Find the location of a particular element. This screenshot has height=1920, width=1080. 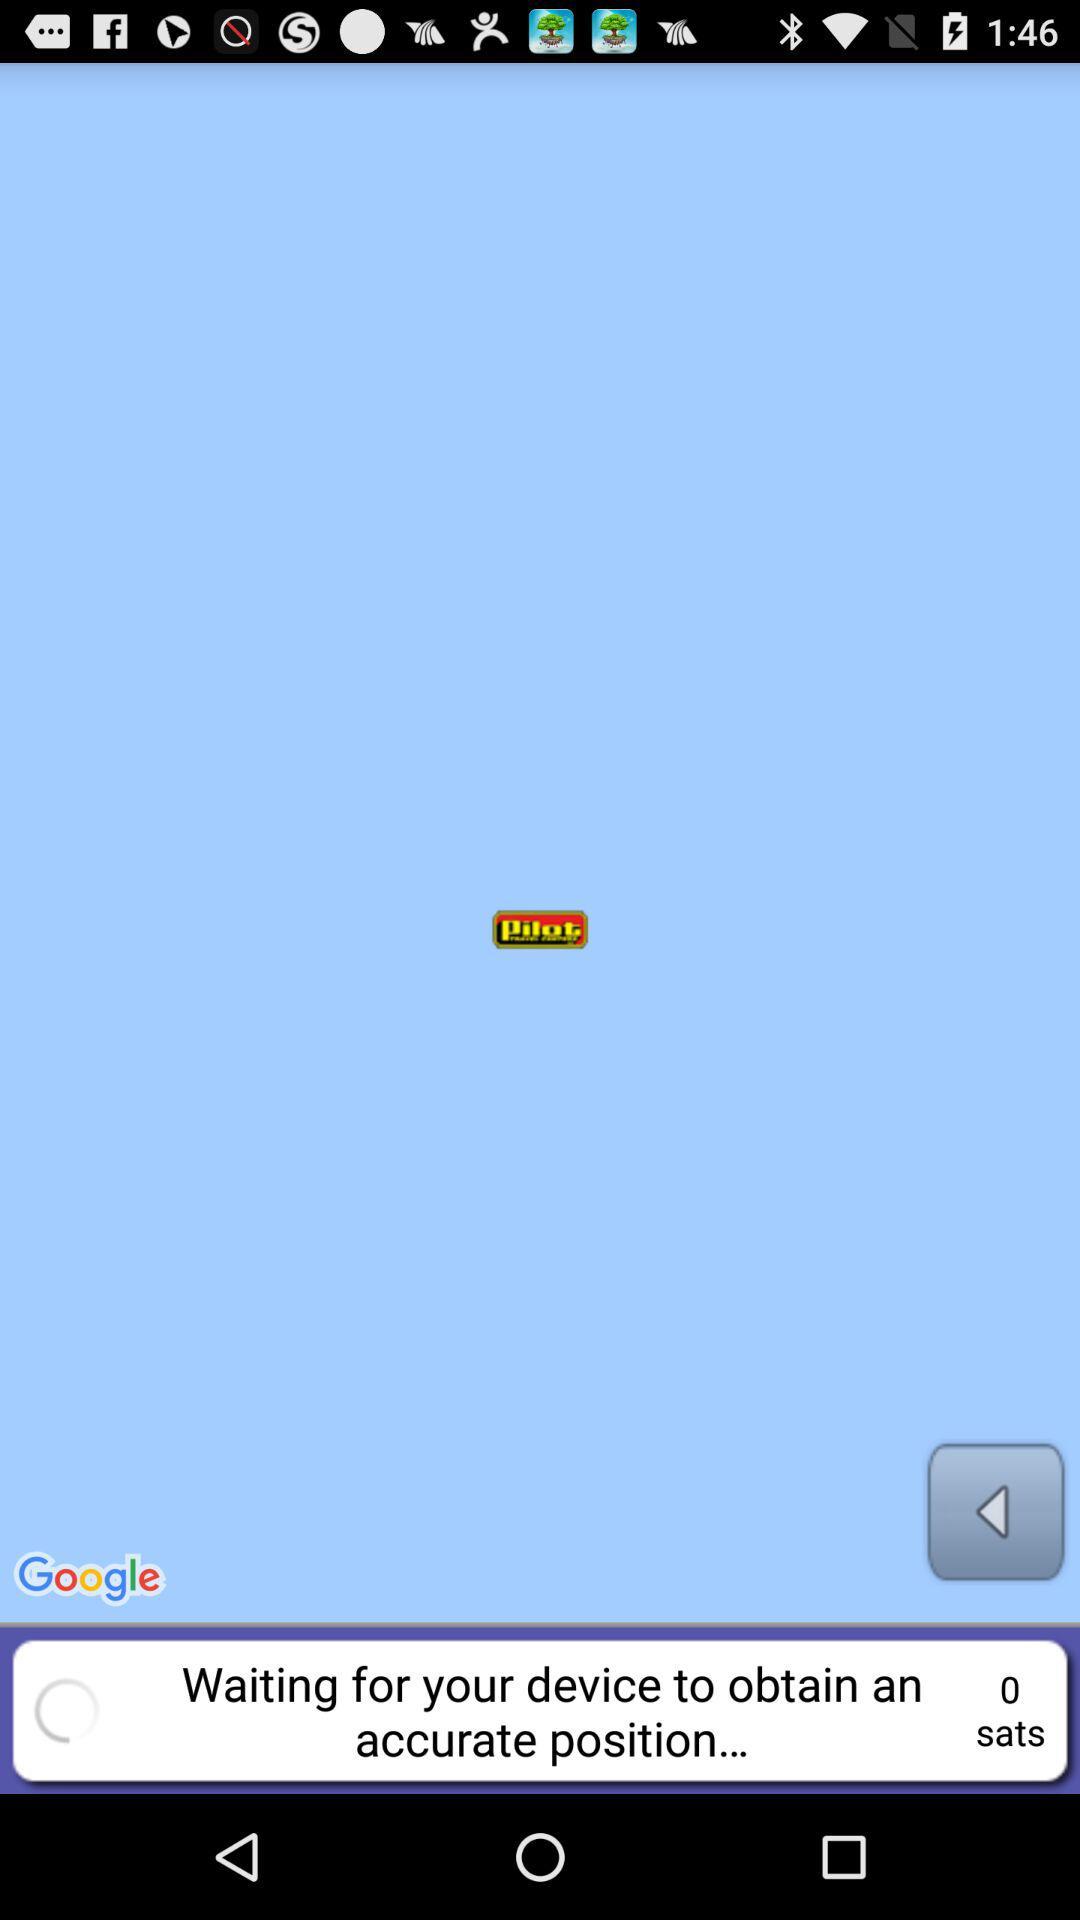

the arrow_backward icon is located at coordinates (995, 1618).